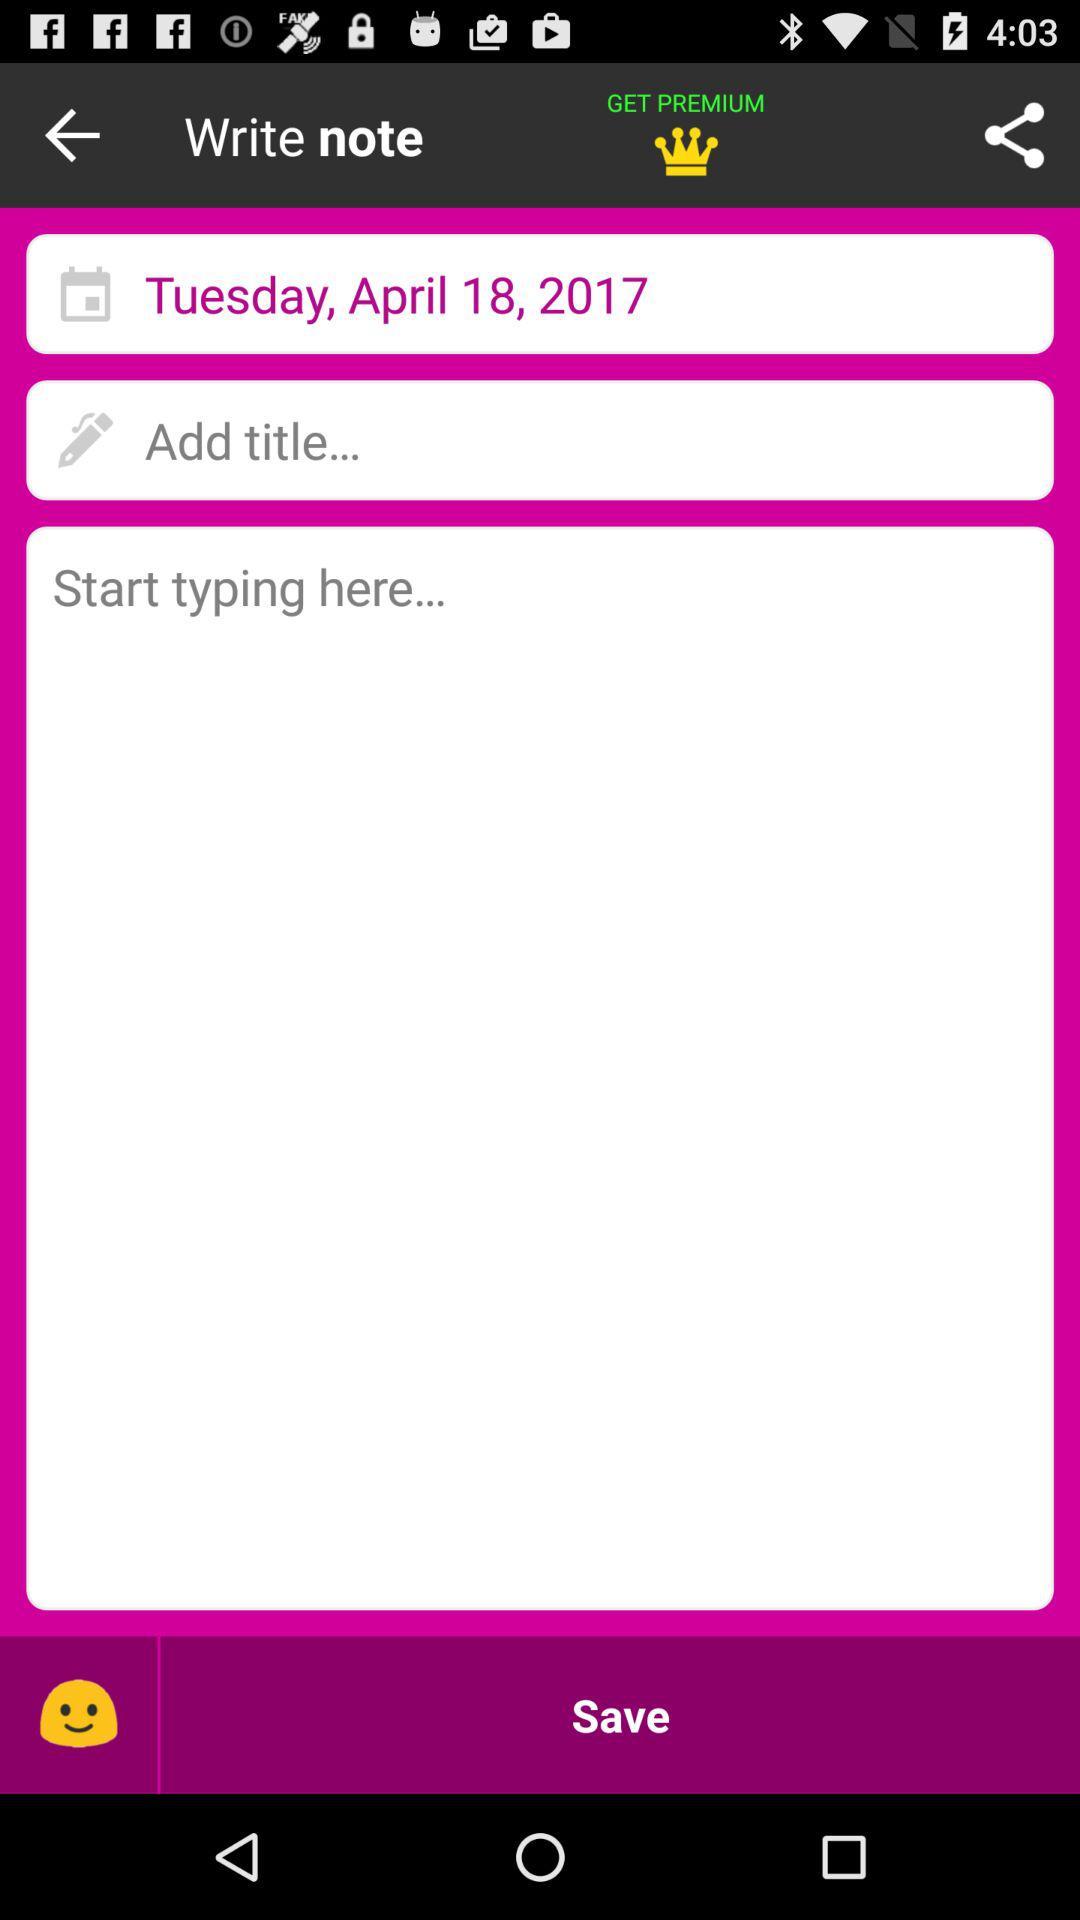 Image resolution: width=1080 pixels, height=1920 pixels. Describe the element at coordinates (77, 143) in the screenshot. I see `the arrow_backward icon` at that location.